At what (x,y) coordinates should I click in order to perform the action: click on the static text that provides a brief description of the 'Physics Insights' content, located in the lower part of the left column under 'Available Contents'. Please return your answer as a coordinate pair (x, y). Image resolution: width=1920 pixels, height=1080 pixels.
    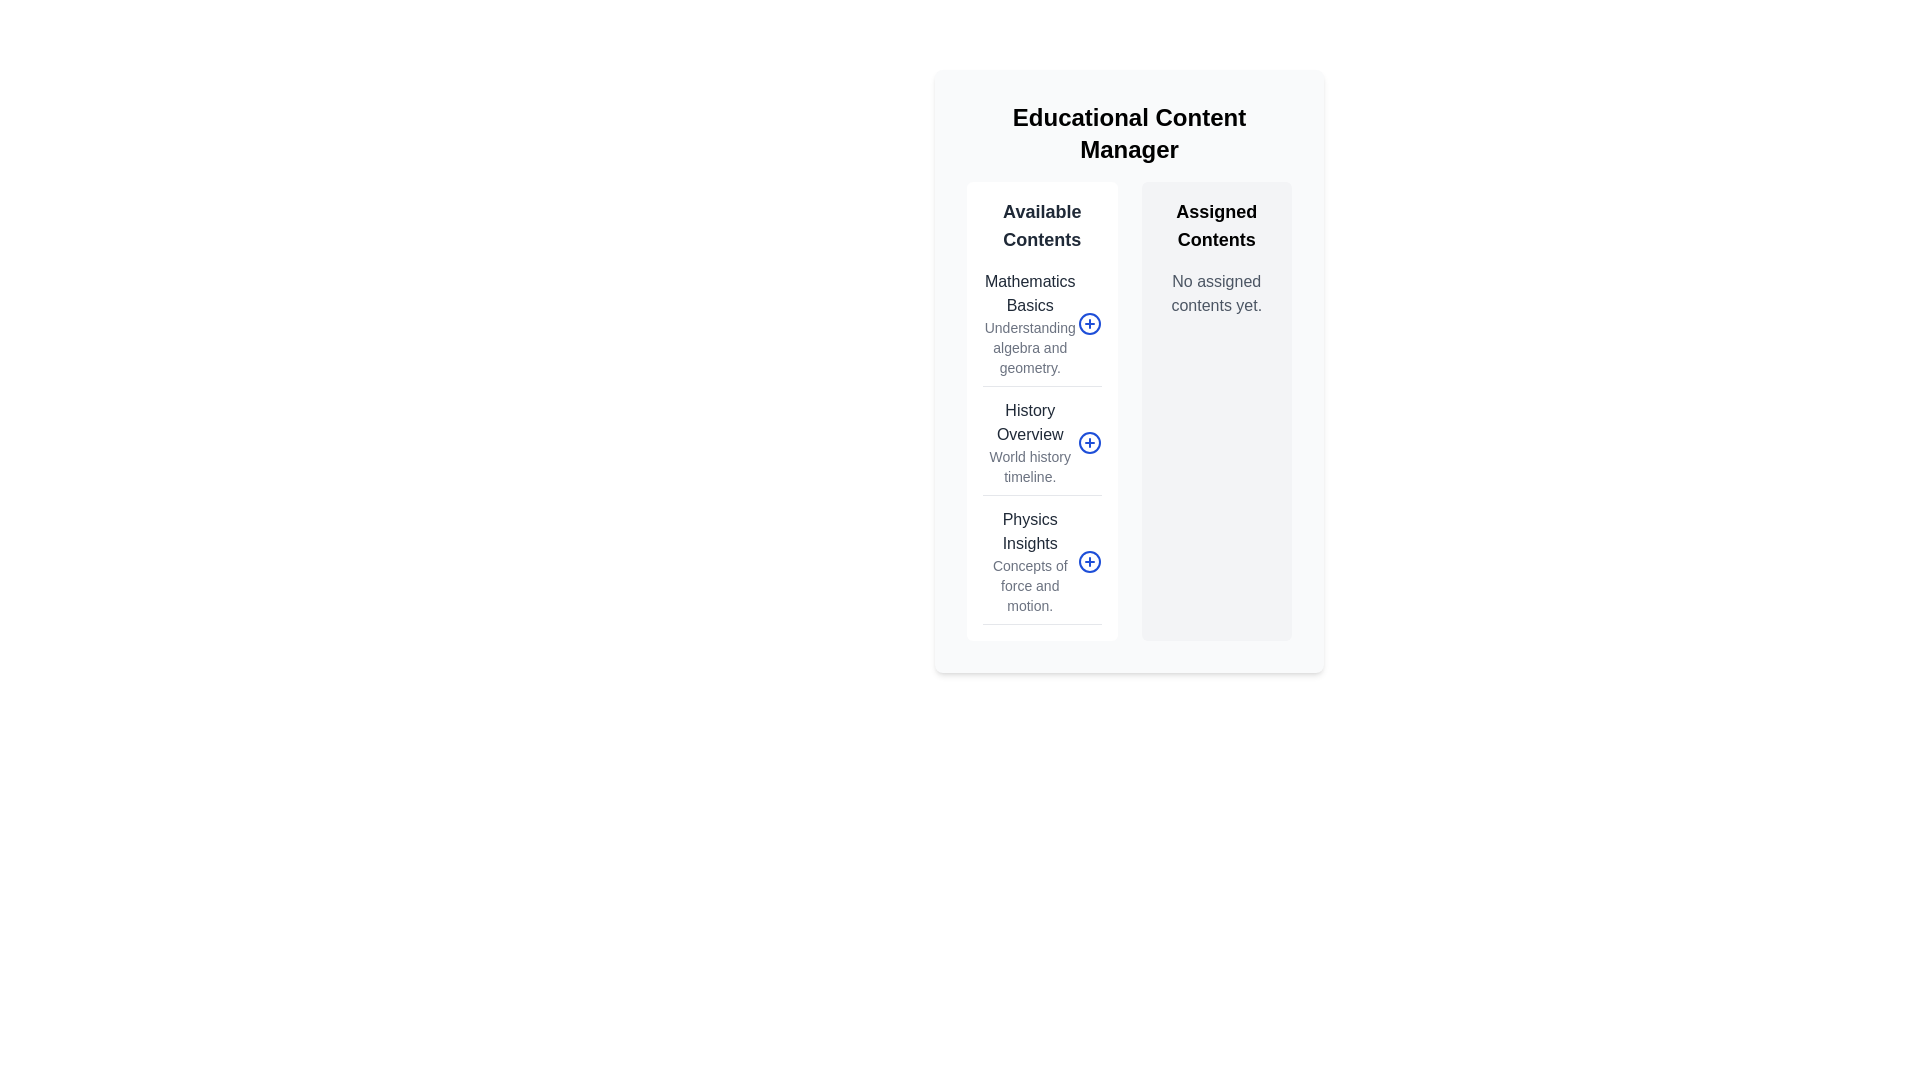
    Looking at the image, I should click on (1030, 585).